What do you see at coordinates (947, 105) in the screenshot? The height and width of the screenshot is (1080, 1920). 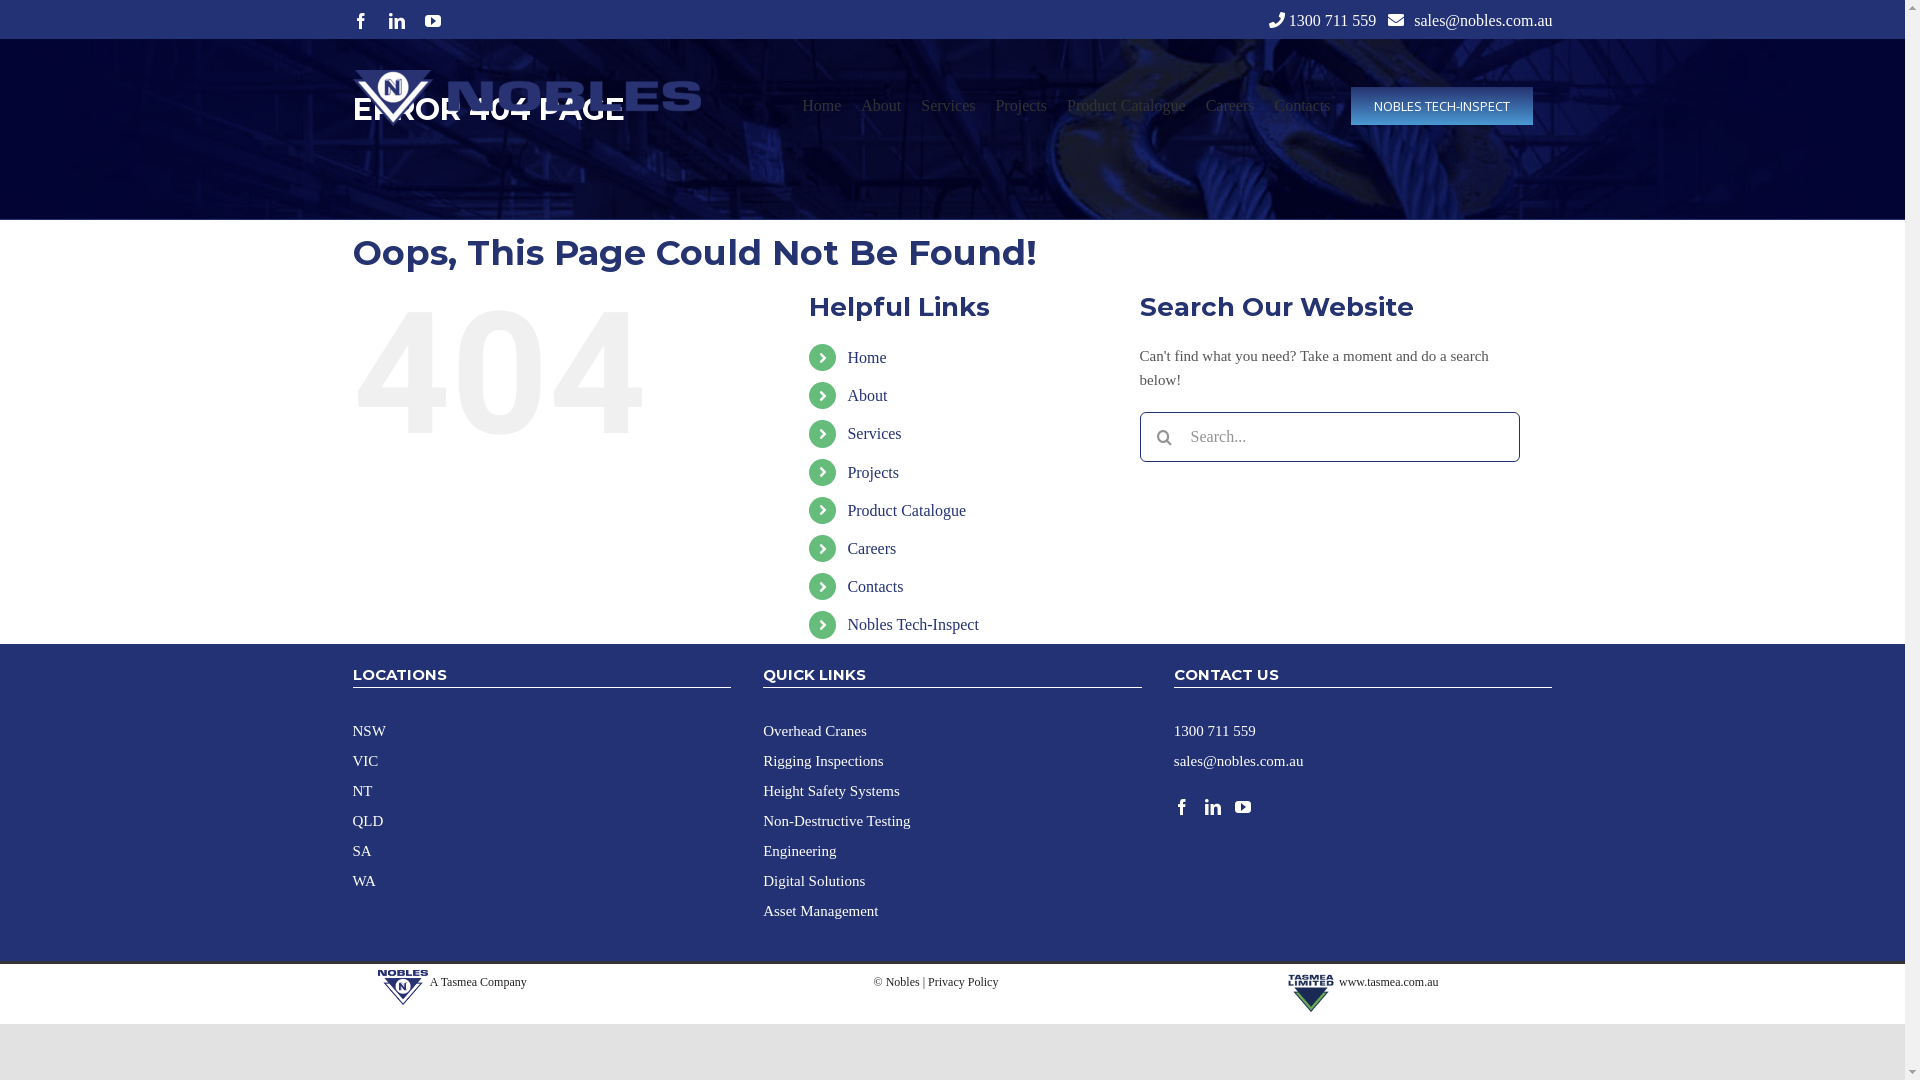 I see `'Services'` at bounding box center [947, 105].